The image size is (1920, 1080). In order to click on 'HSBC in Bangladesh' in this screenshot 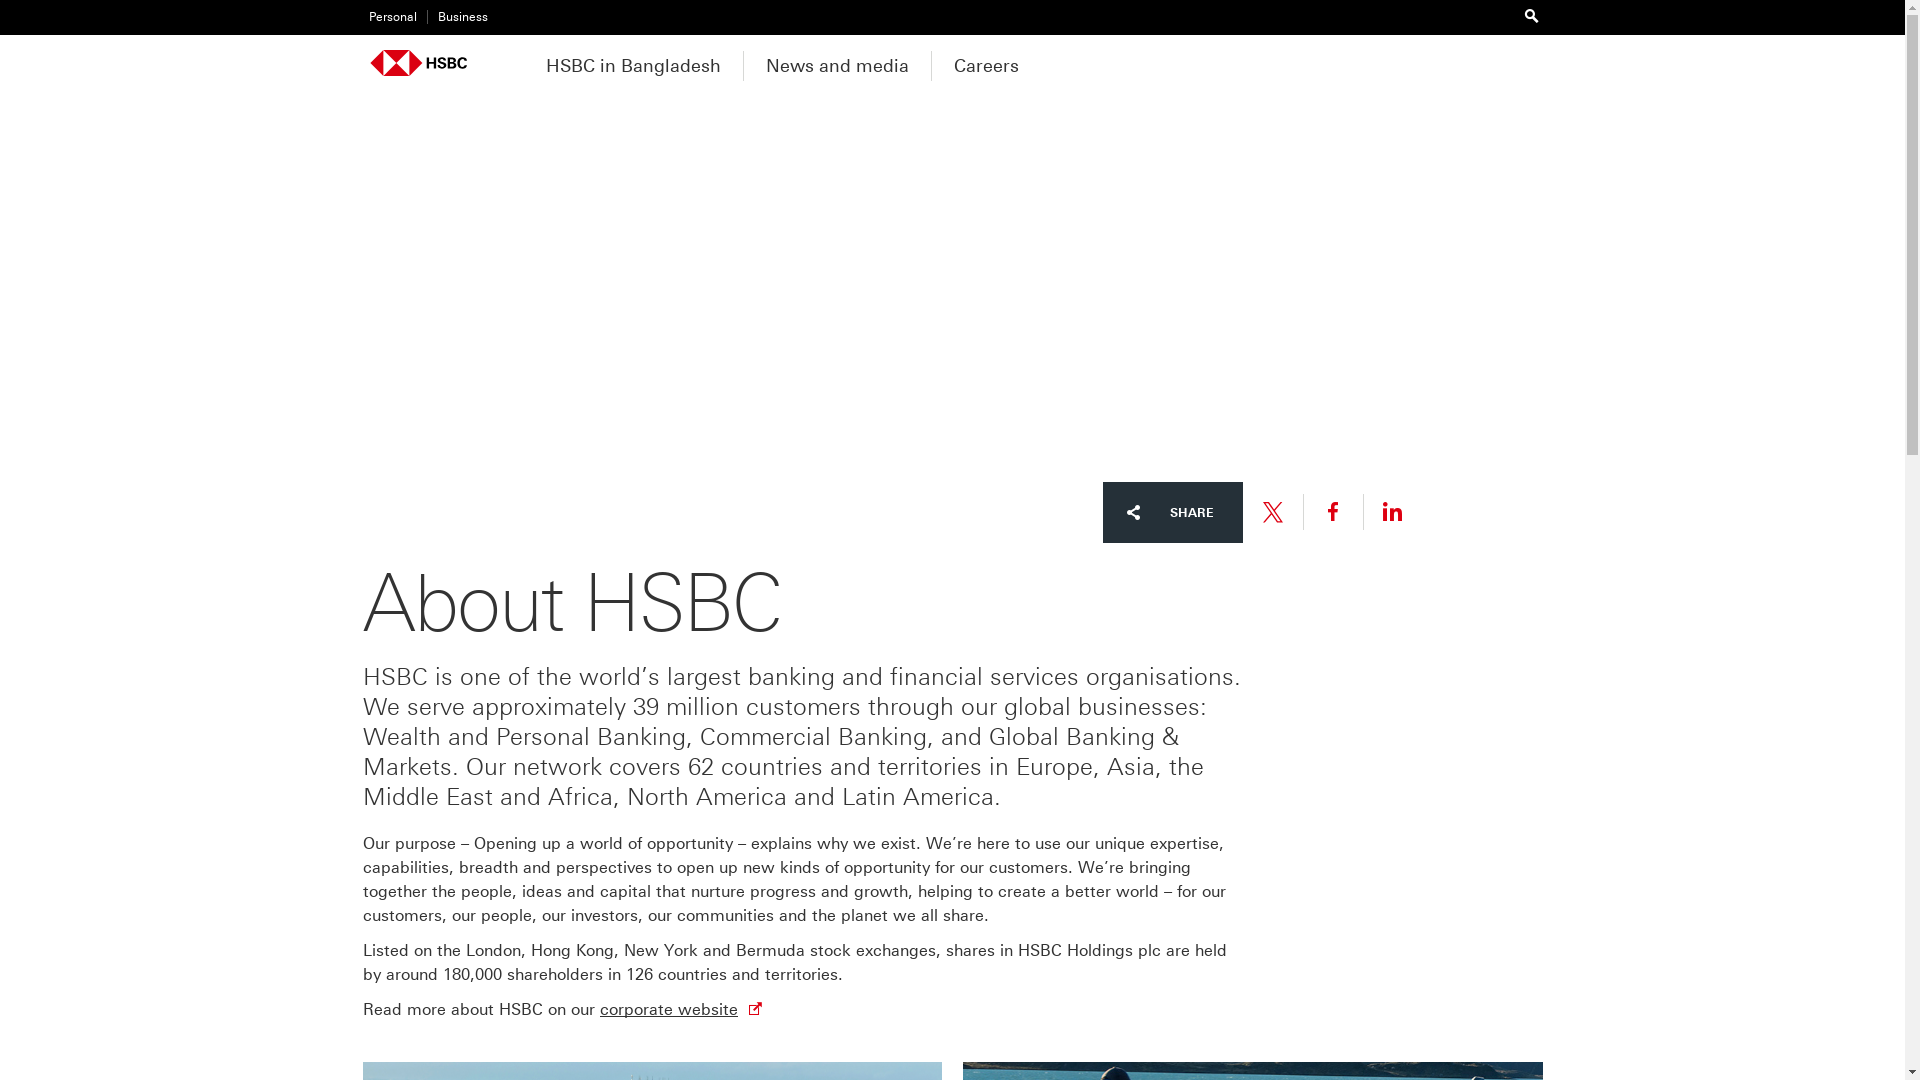, I will do `click(522, 61)`.